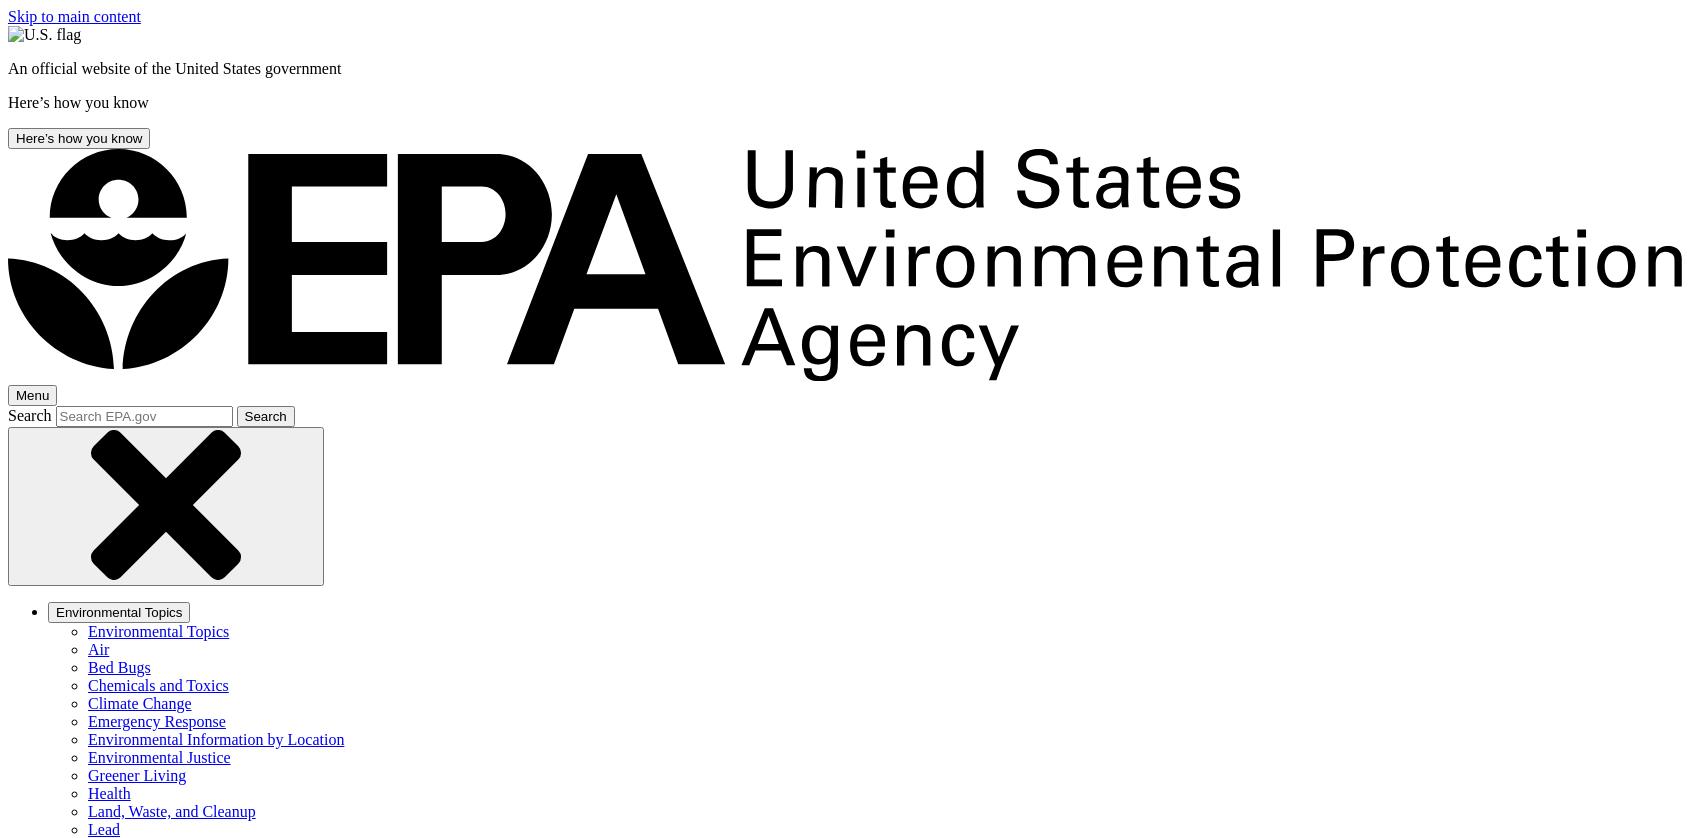 This screenshot has width=1692, height=838. What do you see at coordinates (170, 810) in the screenshot?
I see `'Land, Waste, and Cleanup'` at bounding box center [170, 810].